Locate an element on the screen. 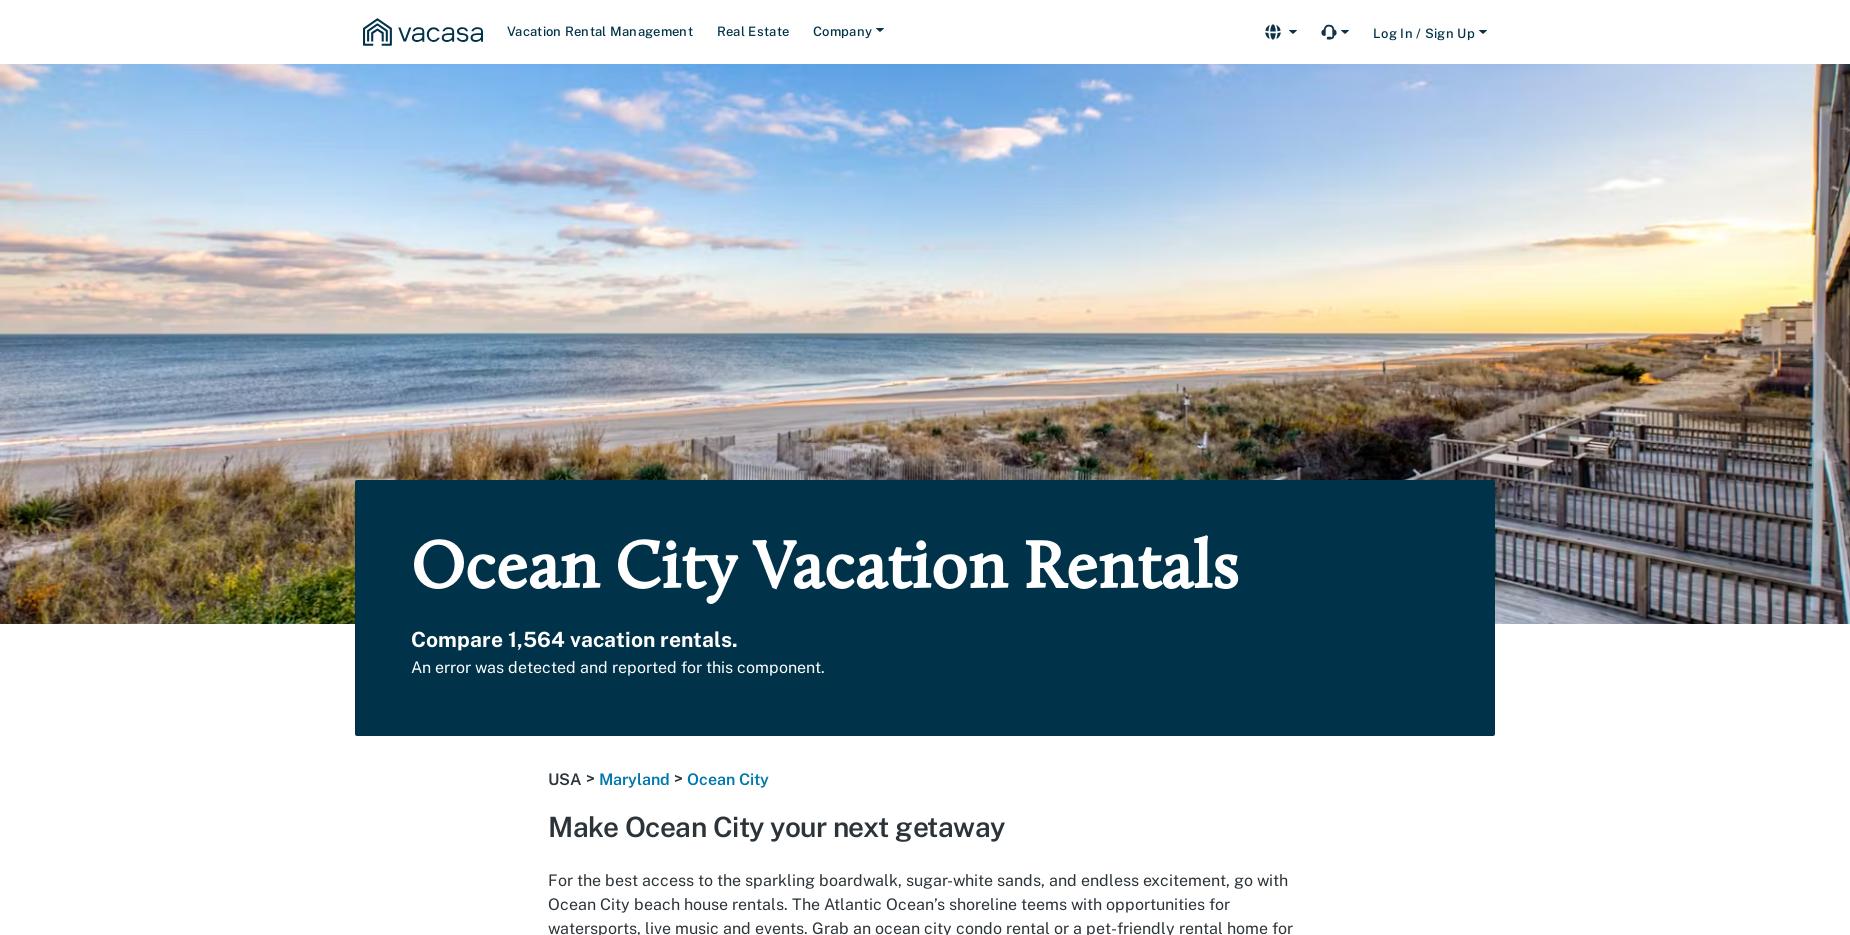 This screenshot has height=935, width=1850. 'Real Estate' is located at coordinates (752, 30).